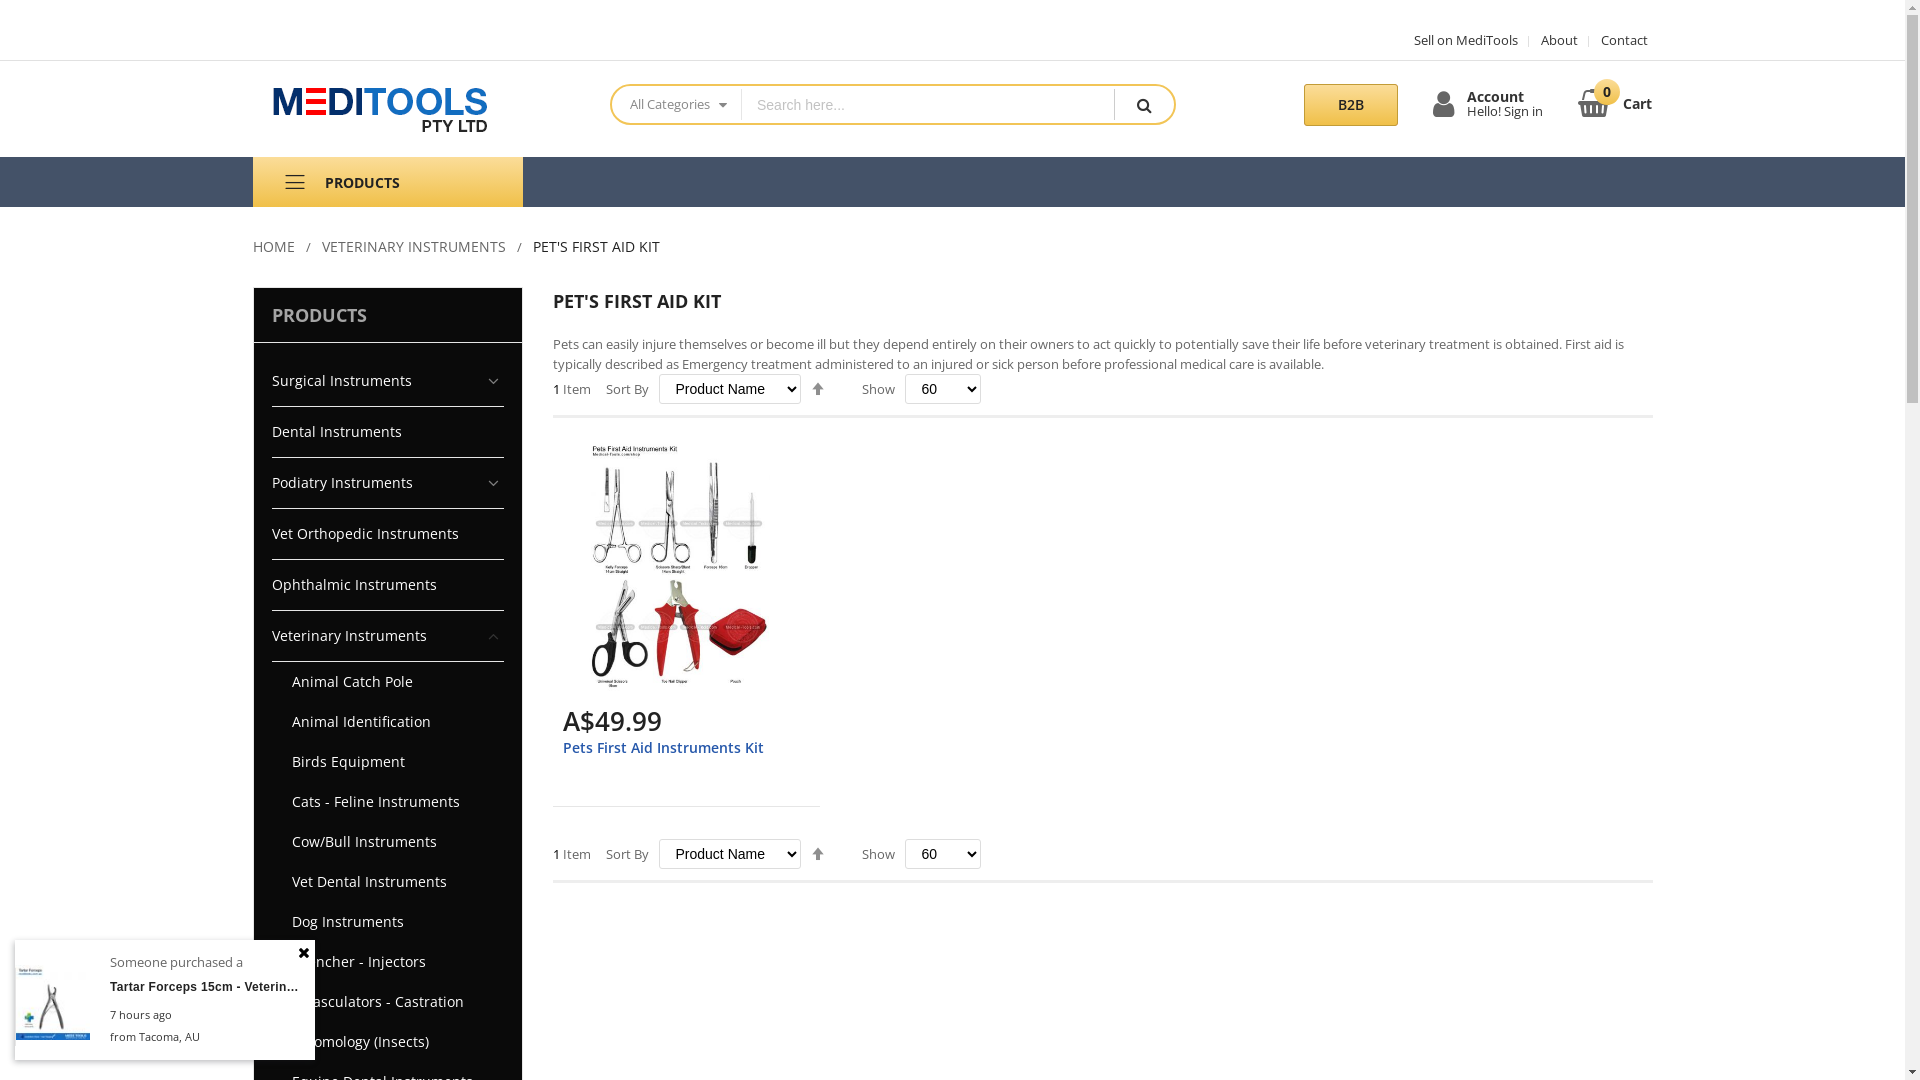 The height and width of the screenshot is (1080, 1920). What do you see at coordinates (388, 585) in the screenshot?
I see `'Ophthalmic Instruments'` at bounding box center [388, 585].